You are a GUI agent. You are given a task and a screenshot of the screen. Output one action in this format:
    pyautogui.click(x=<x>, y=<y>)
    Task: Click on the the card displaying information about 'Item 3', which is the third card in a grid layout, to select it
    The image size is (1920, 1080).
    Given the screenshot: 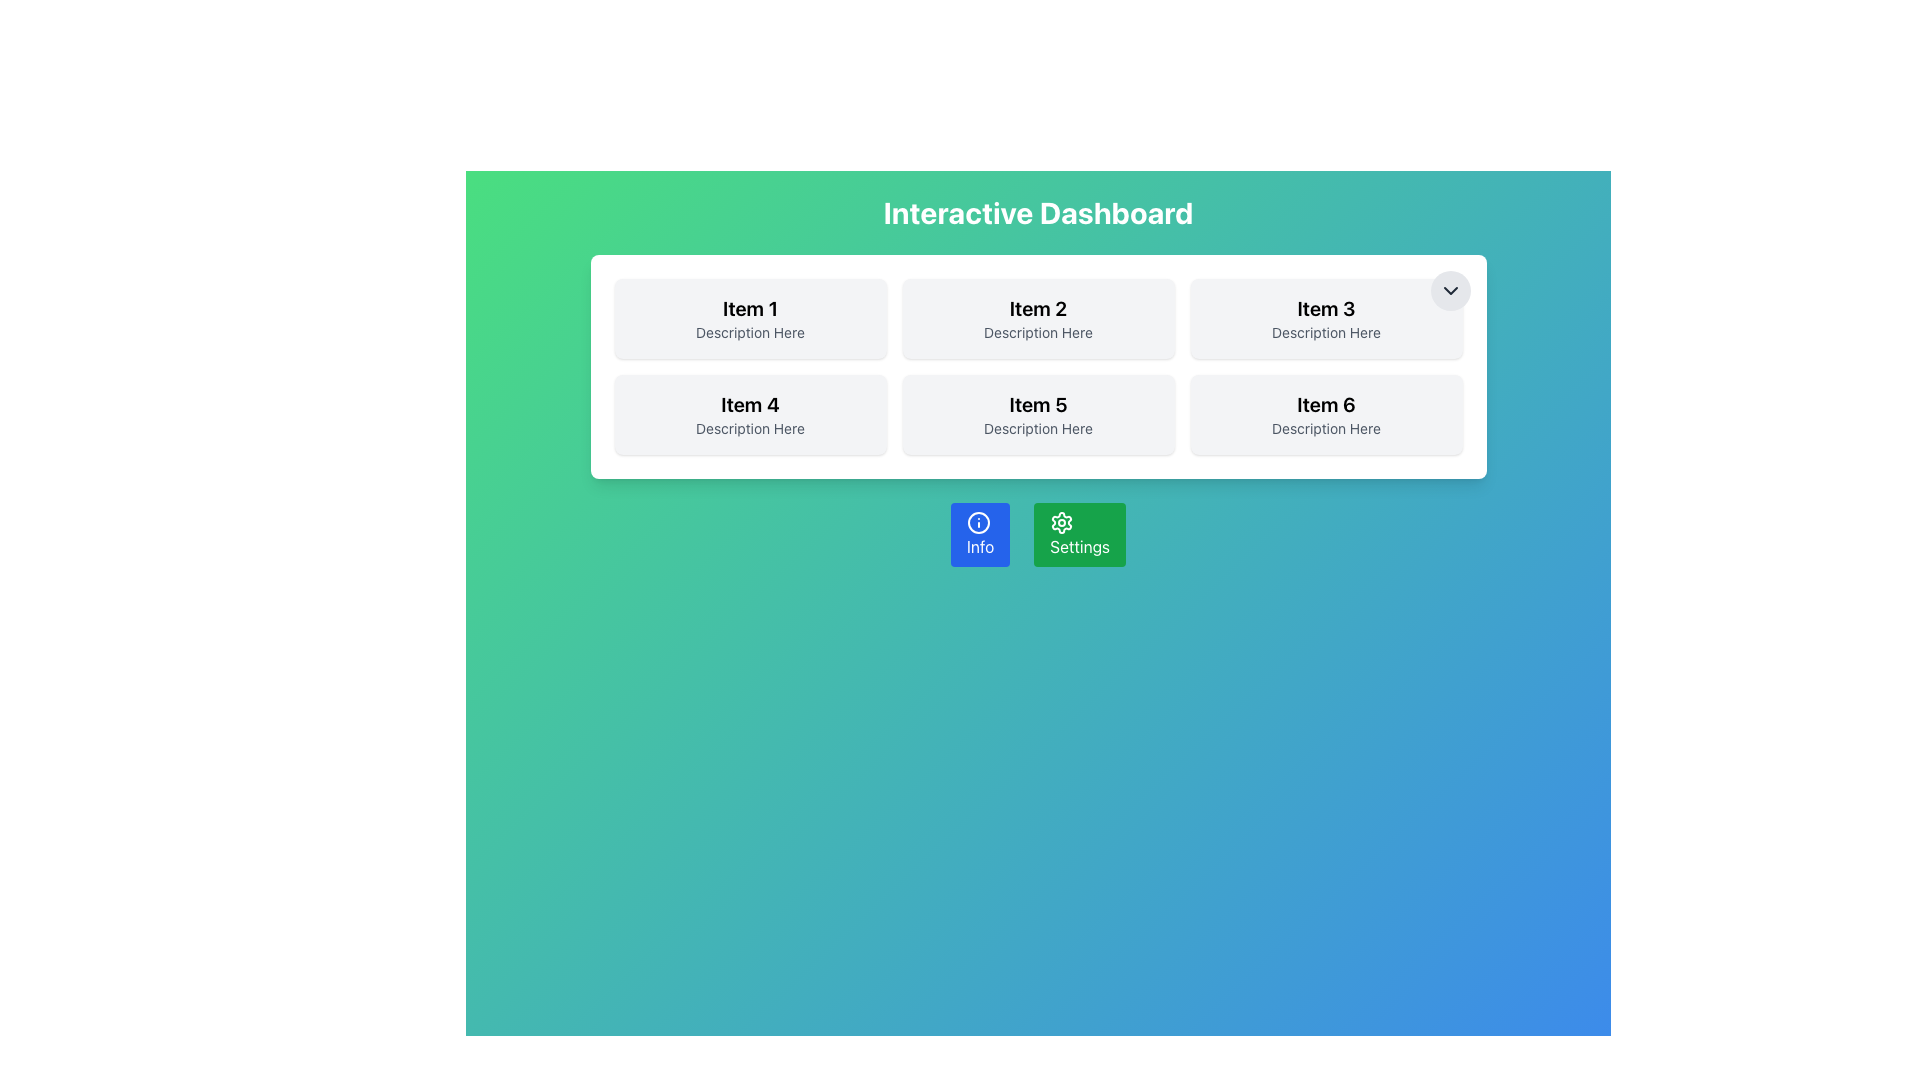 What is the action you would take?
    pyautogui.click(x=1326, y=318)
    